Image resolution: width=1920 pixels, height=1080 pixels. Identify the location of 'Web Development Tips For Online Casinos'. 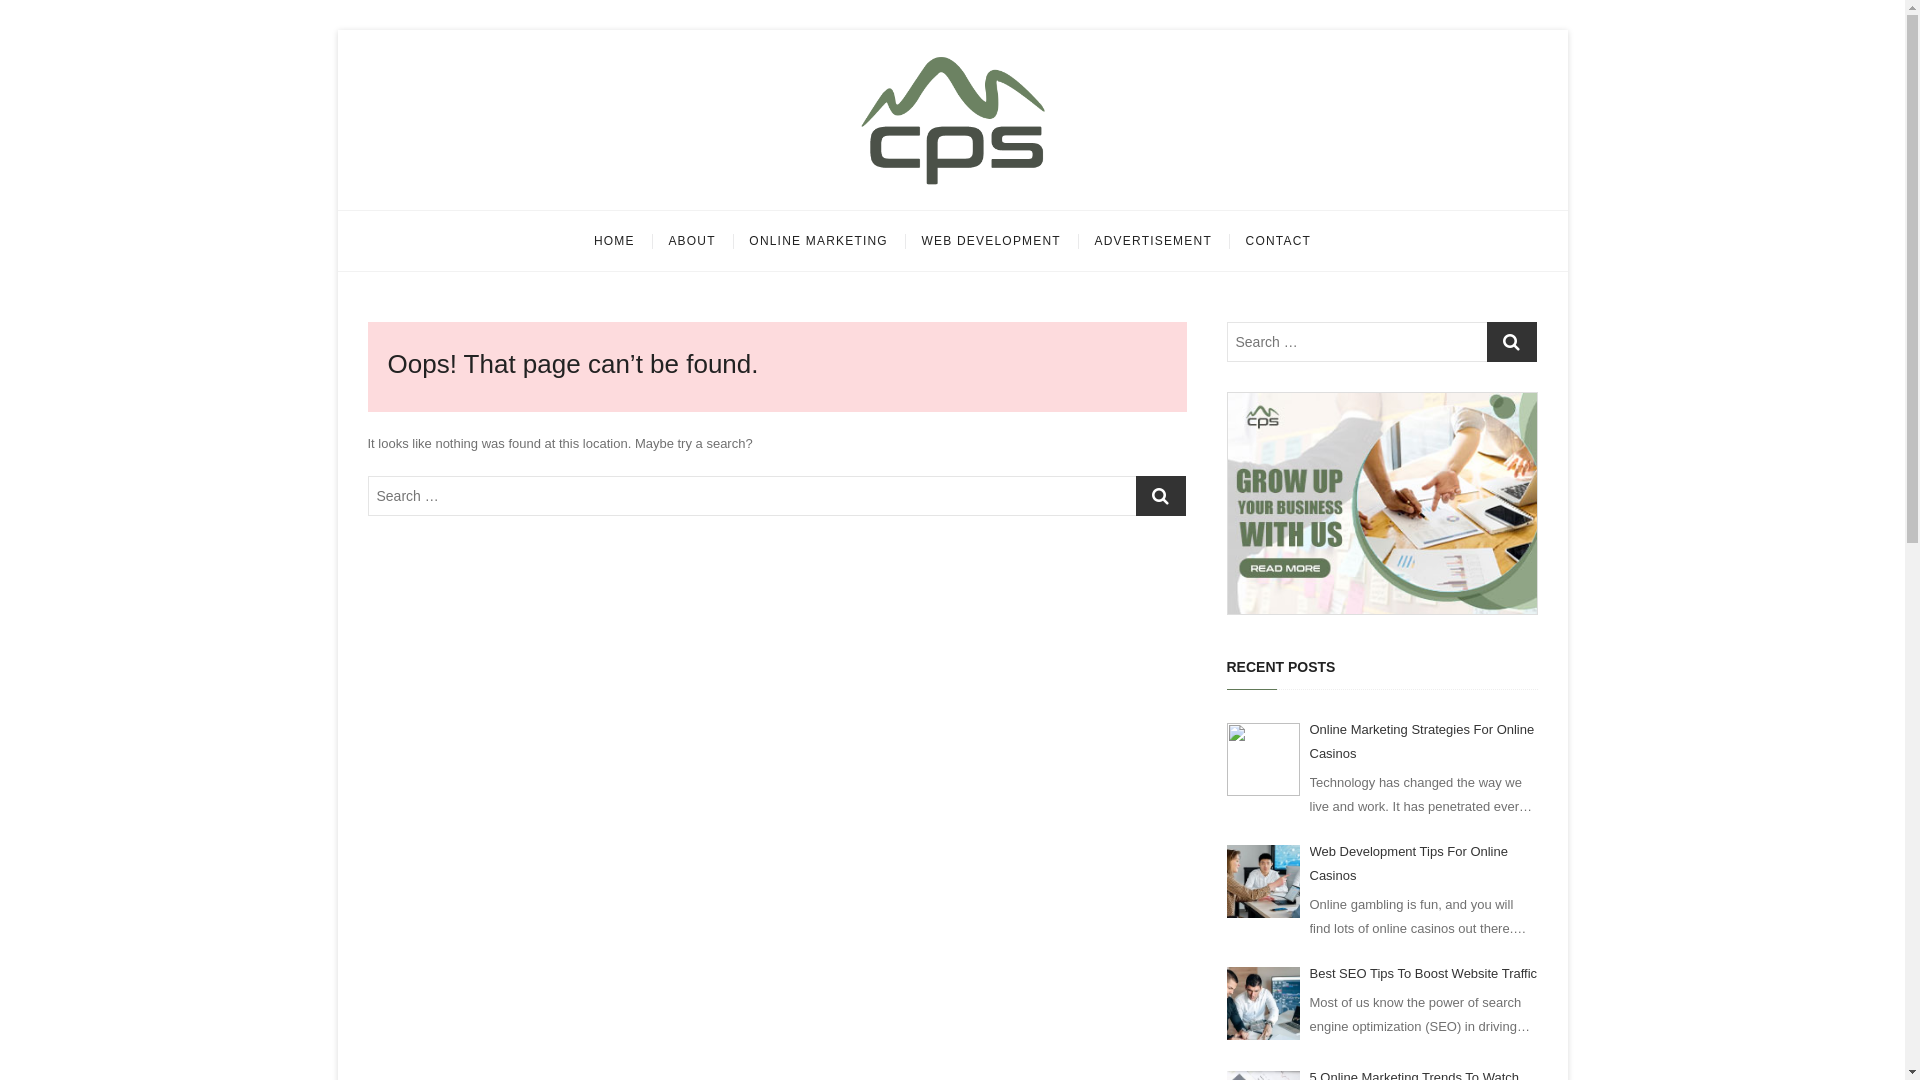
(1423, 863).